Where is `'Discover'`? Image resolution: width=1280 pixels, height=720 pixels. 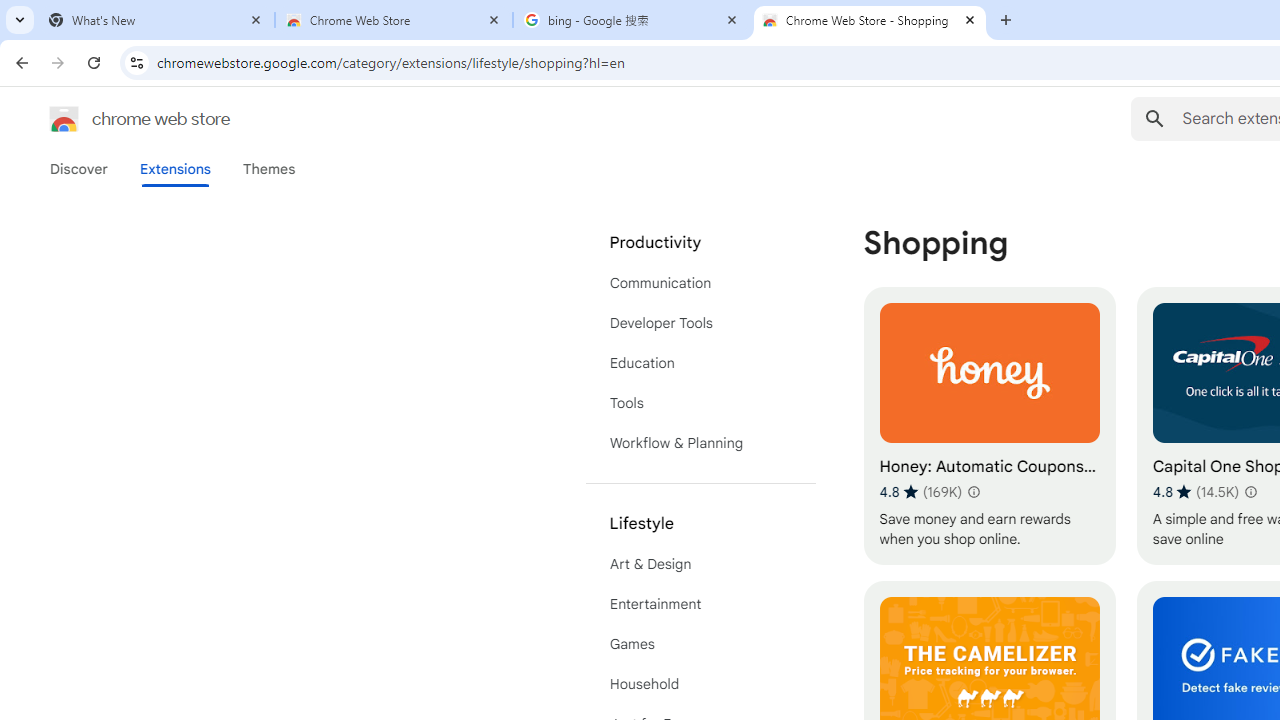 'Discover' is located at coordinates (79, 168).